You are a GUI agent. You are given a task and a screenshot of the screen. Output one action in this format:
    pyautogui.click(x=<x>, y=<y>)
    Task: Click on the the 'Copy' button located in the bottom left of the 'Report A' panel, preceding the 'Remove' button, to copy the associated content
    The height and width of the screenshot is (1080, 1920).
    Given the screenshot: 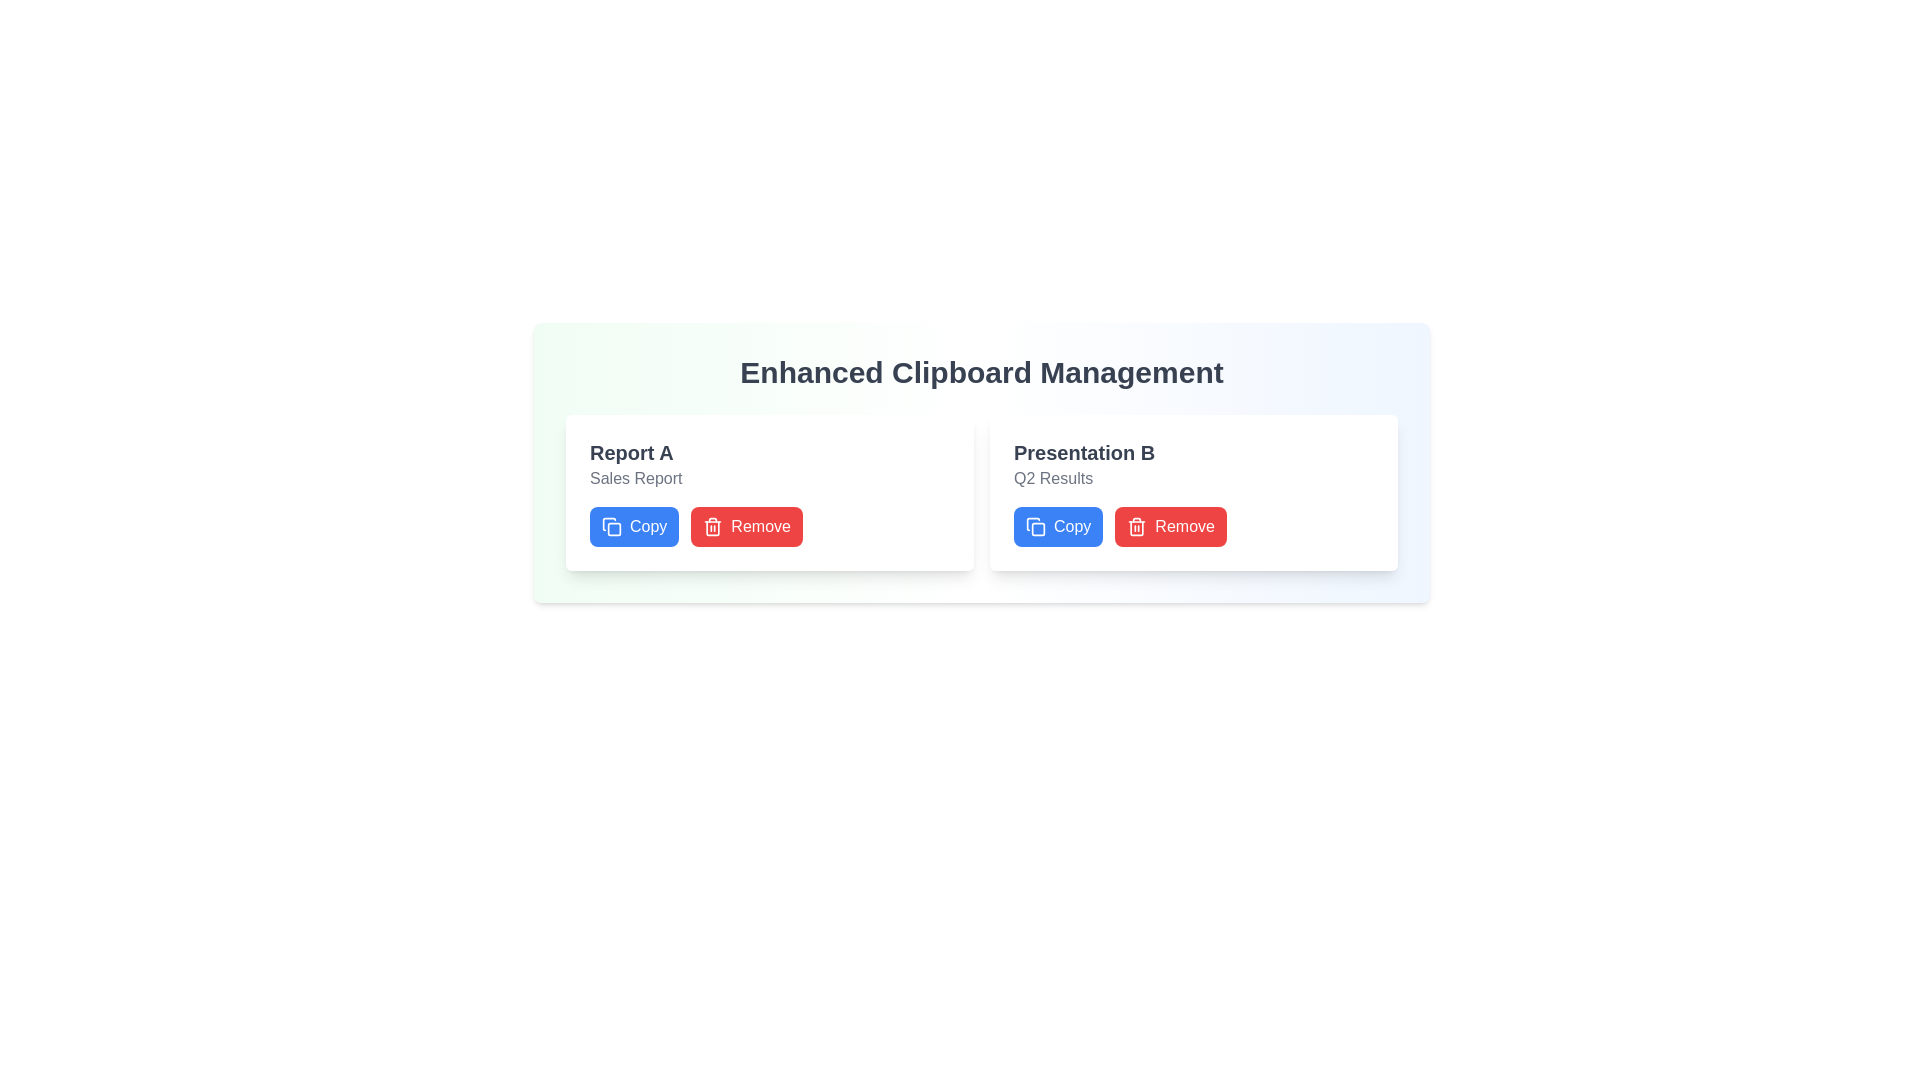 What is the action you would take?
    pyautogui.click(x=632, y=526)
    